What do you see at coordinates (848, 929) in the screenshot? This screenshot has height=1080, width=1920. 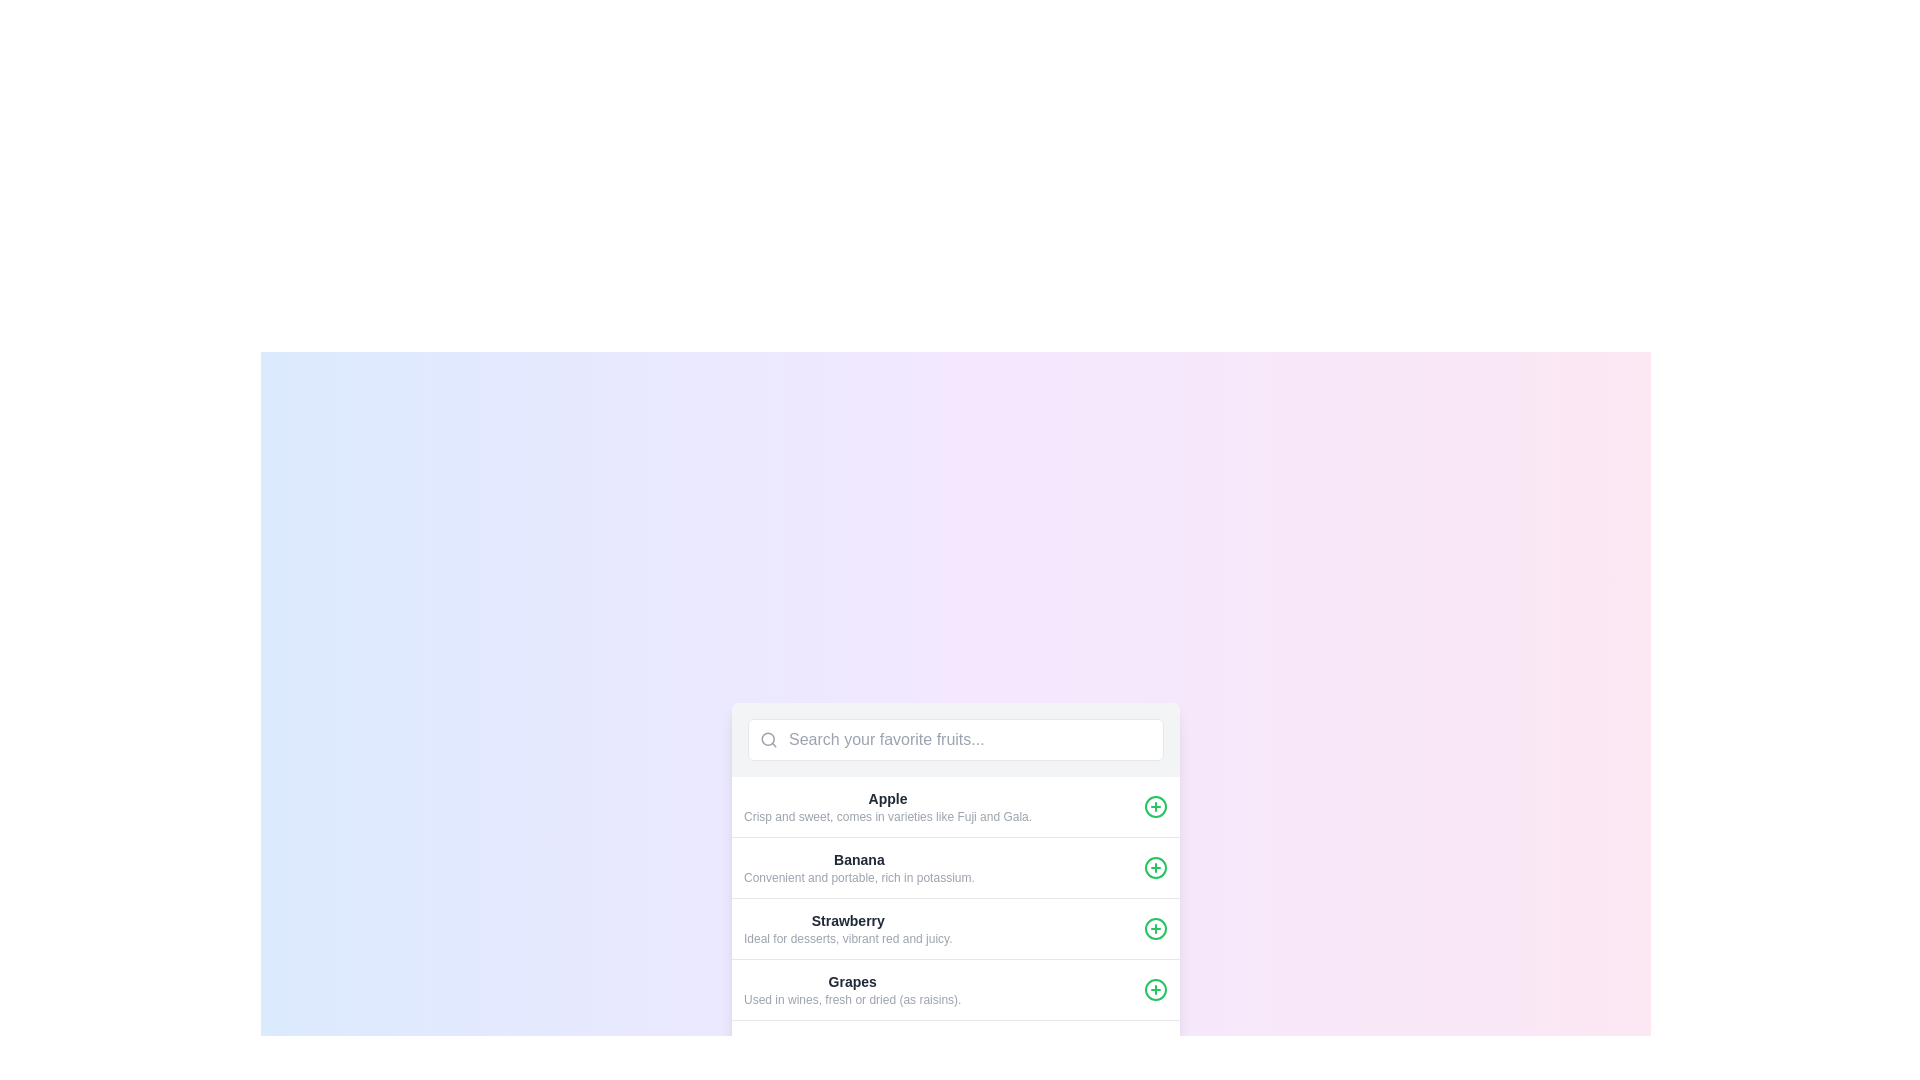 I see `the third list item displaying 'Strawberry' in bold, dark gray font, which is positioned between 'Banana' and 'Grapes' in the fruit list` at bounding box center [848, 929].